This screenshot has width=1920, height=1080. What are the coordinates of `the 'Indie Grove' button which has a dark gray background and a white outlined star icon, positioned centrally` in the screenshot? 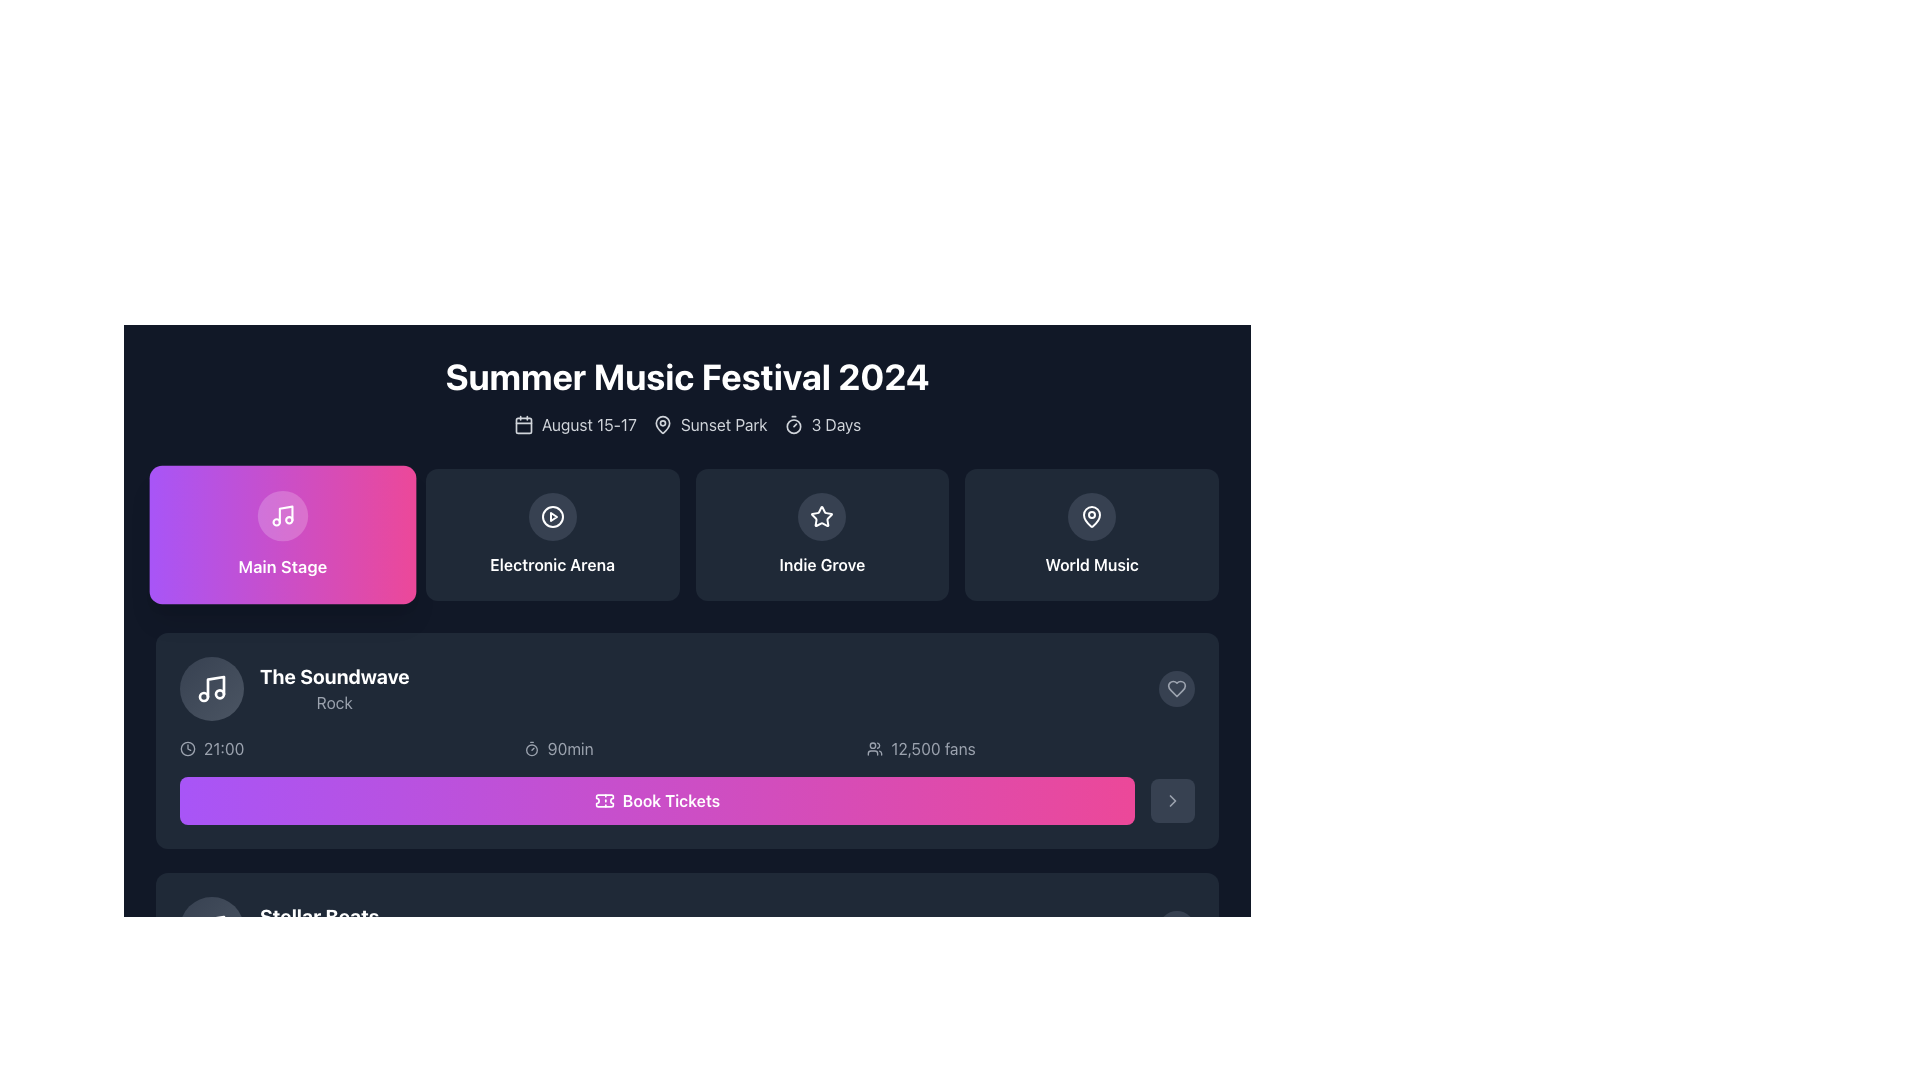 It's located at (822, 534).